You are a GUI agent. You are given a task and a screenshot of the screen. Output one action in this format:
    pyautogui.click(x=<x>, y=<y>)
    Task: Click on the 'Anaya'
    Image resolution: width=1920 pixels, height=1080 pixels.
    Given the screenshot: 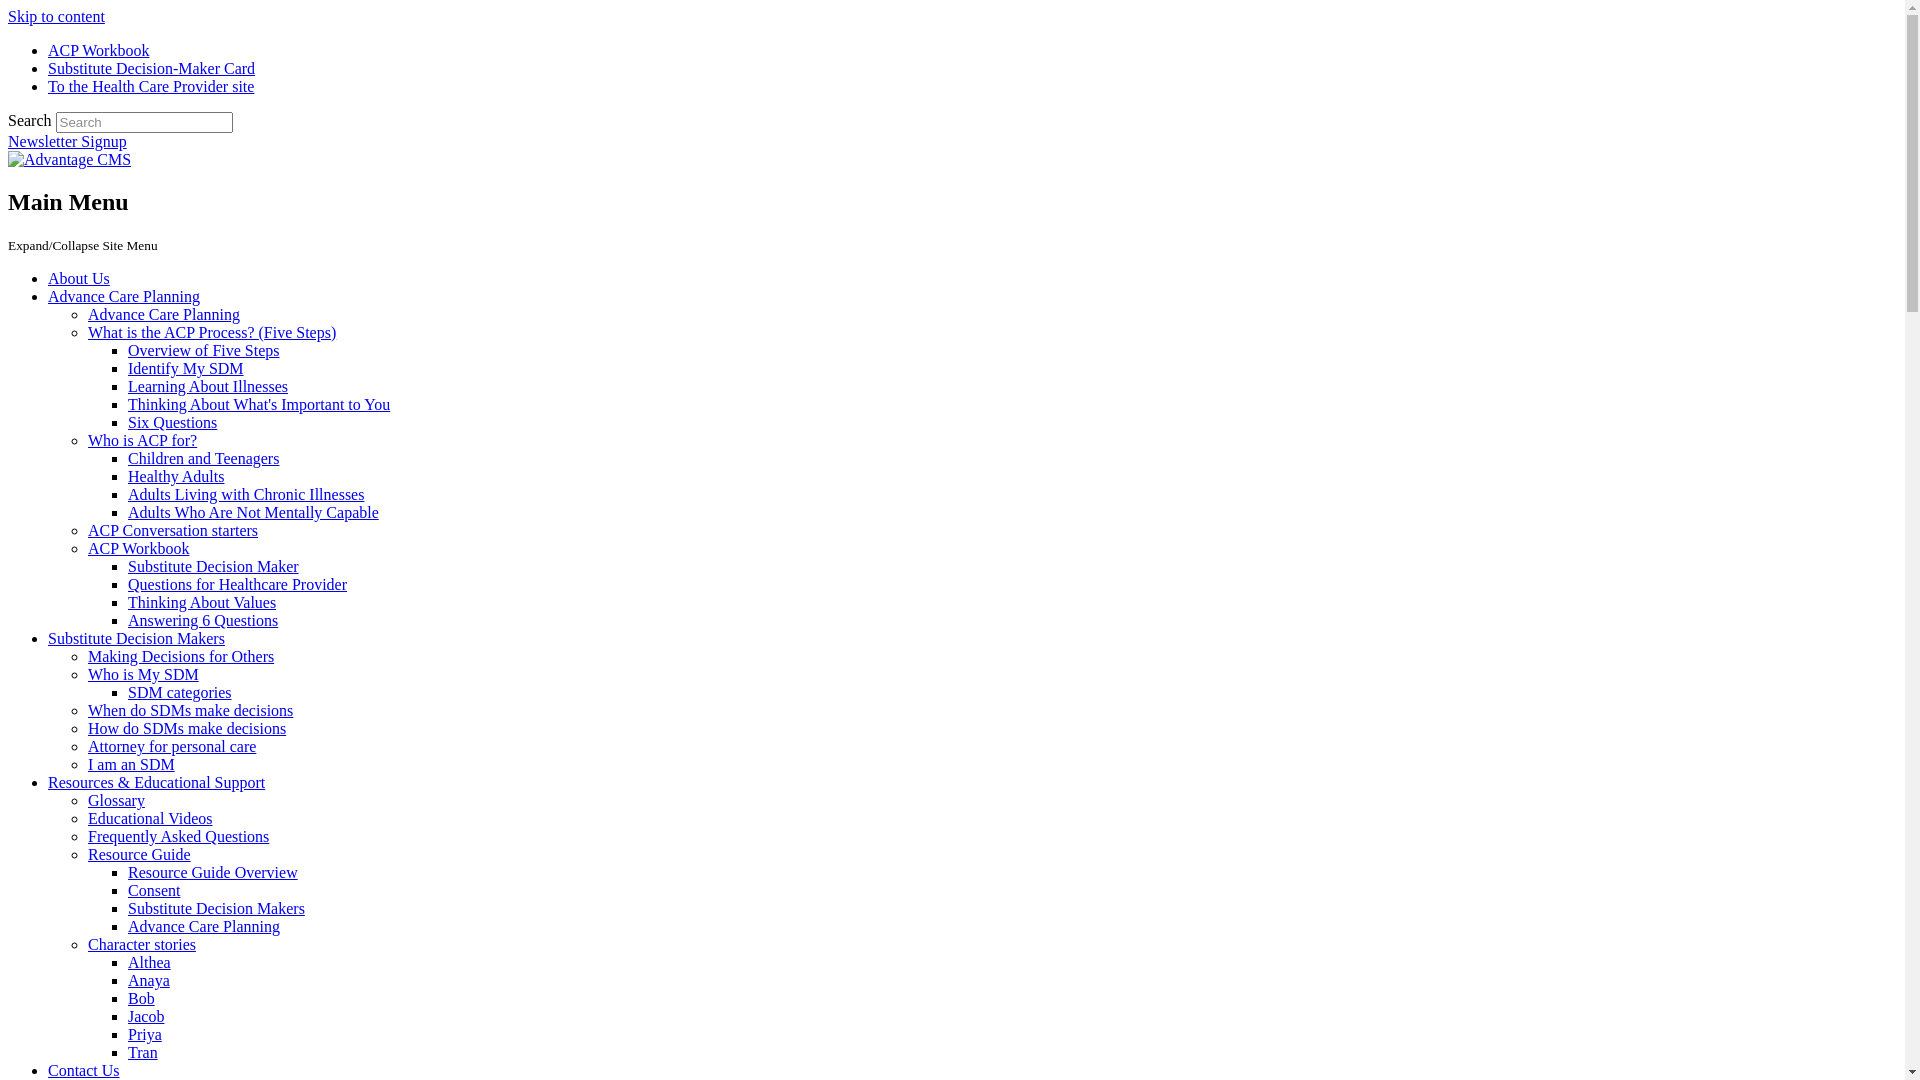 What is the action you would take?
    pyautogui.click(x=147, y=979)
    